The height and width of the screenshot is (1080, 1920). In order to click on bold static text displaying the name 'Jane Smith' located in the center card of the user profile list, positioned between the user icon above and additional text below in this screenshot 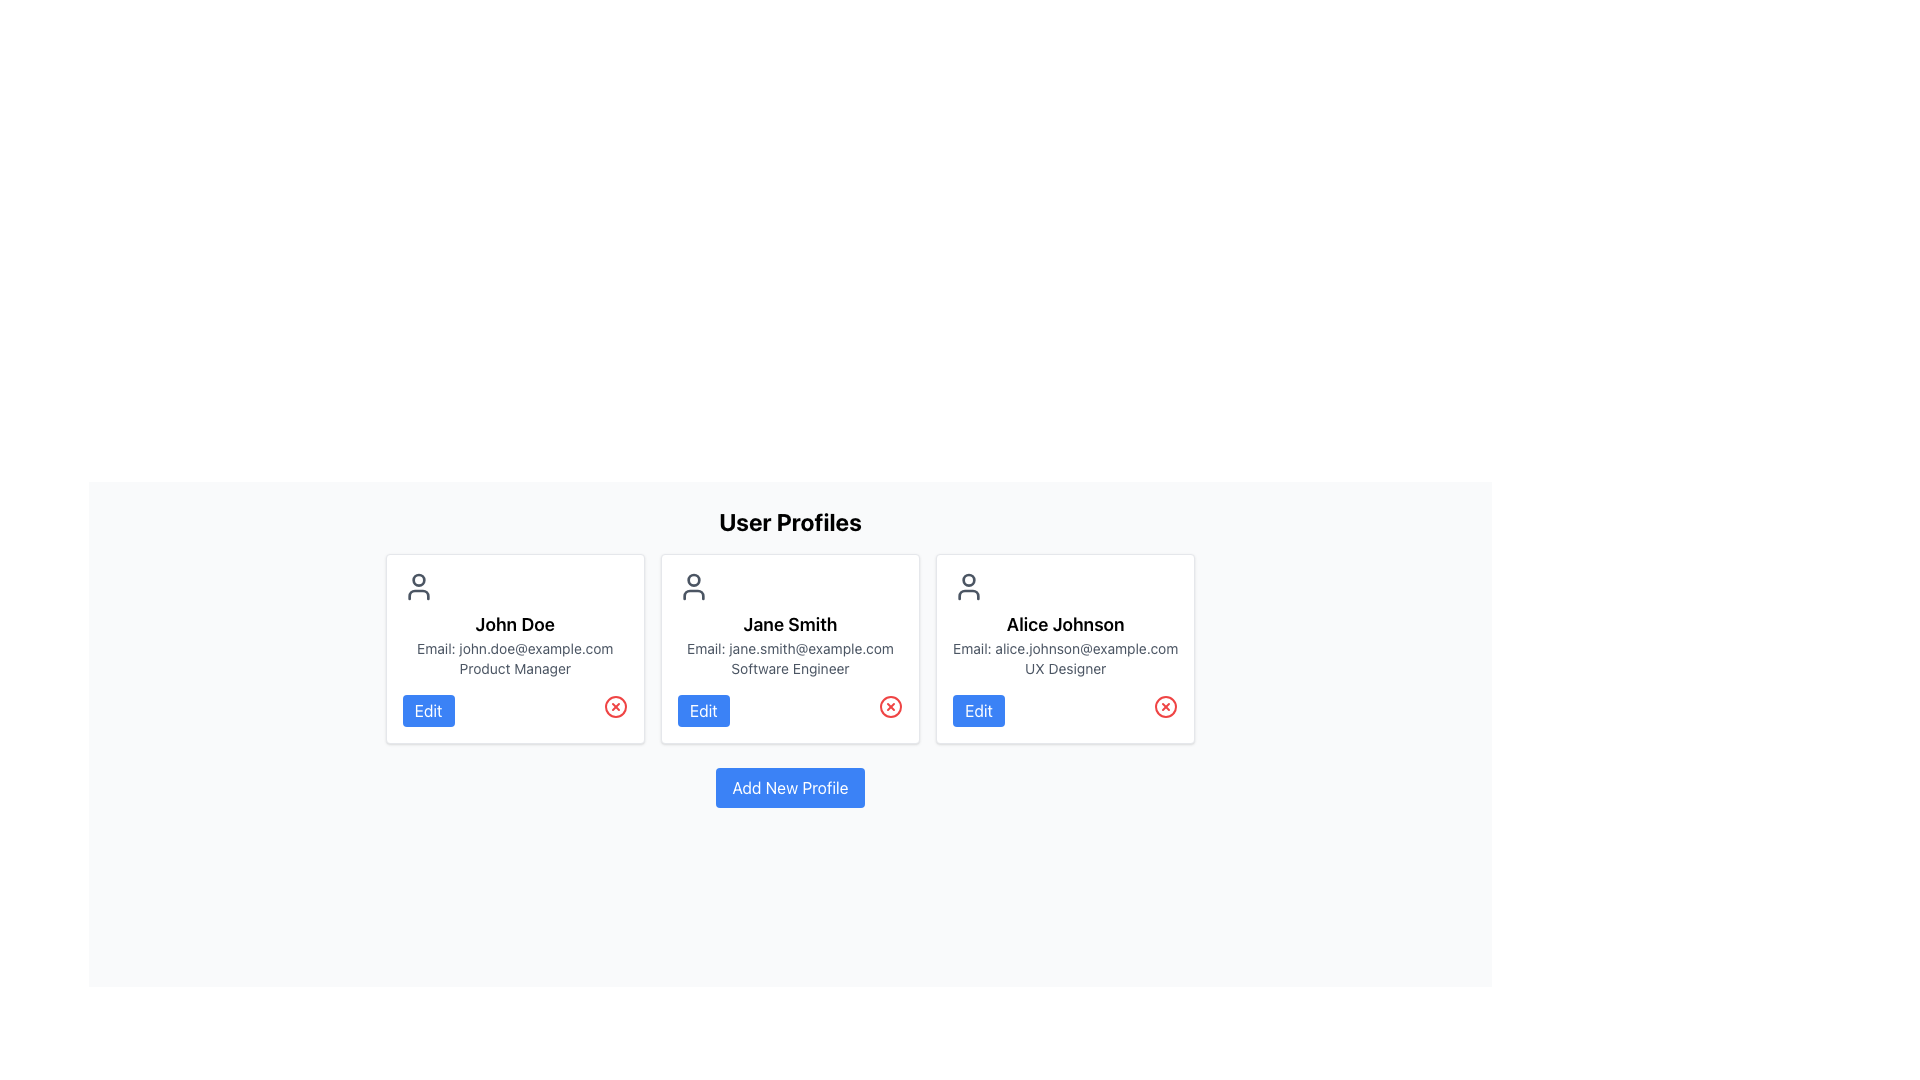, I will do `click(789, 623)`.